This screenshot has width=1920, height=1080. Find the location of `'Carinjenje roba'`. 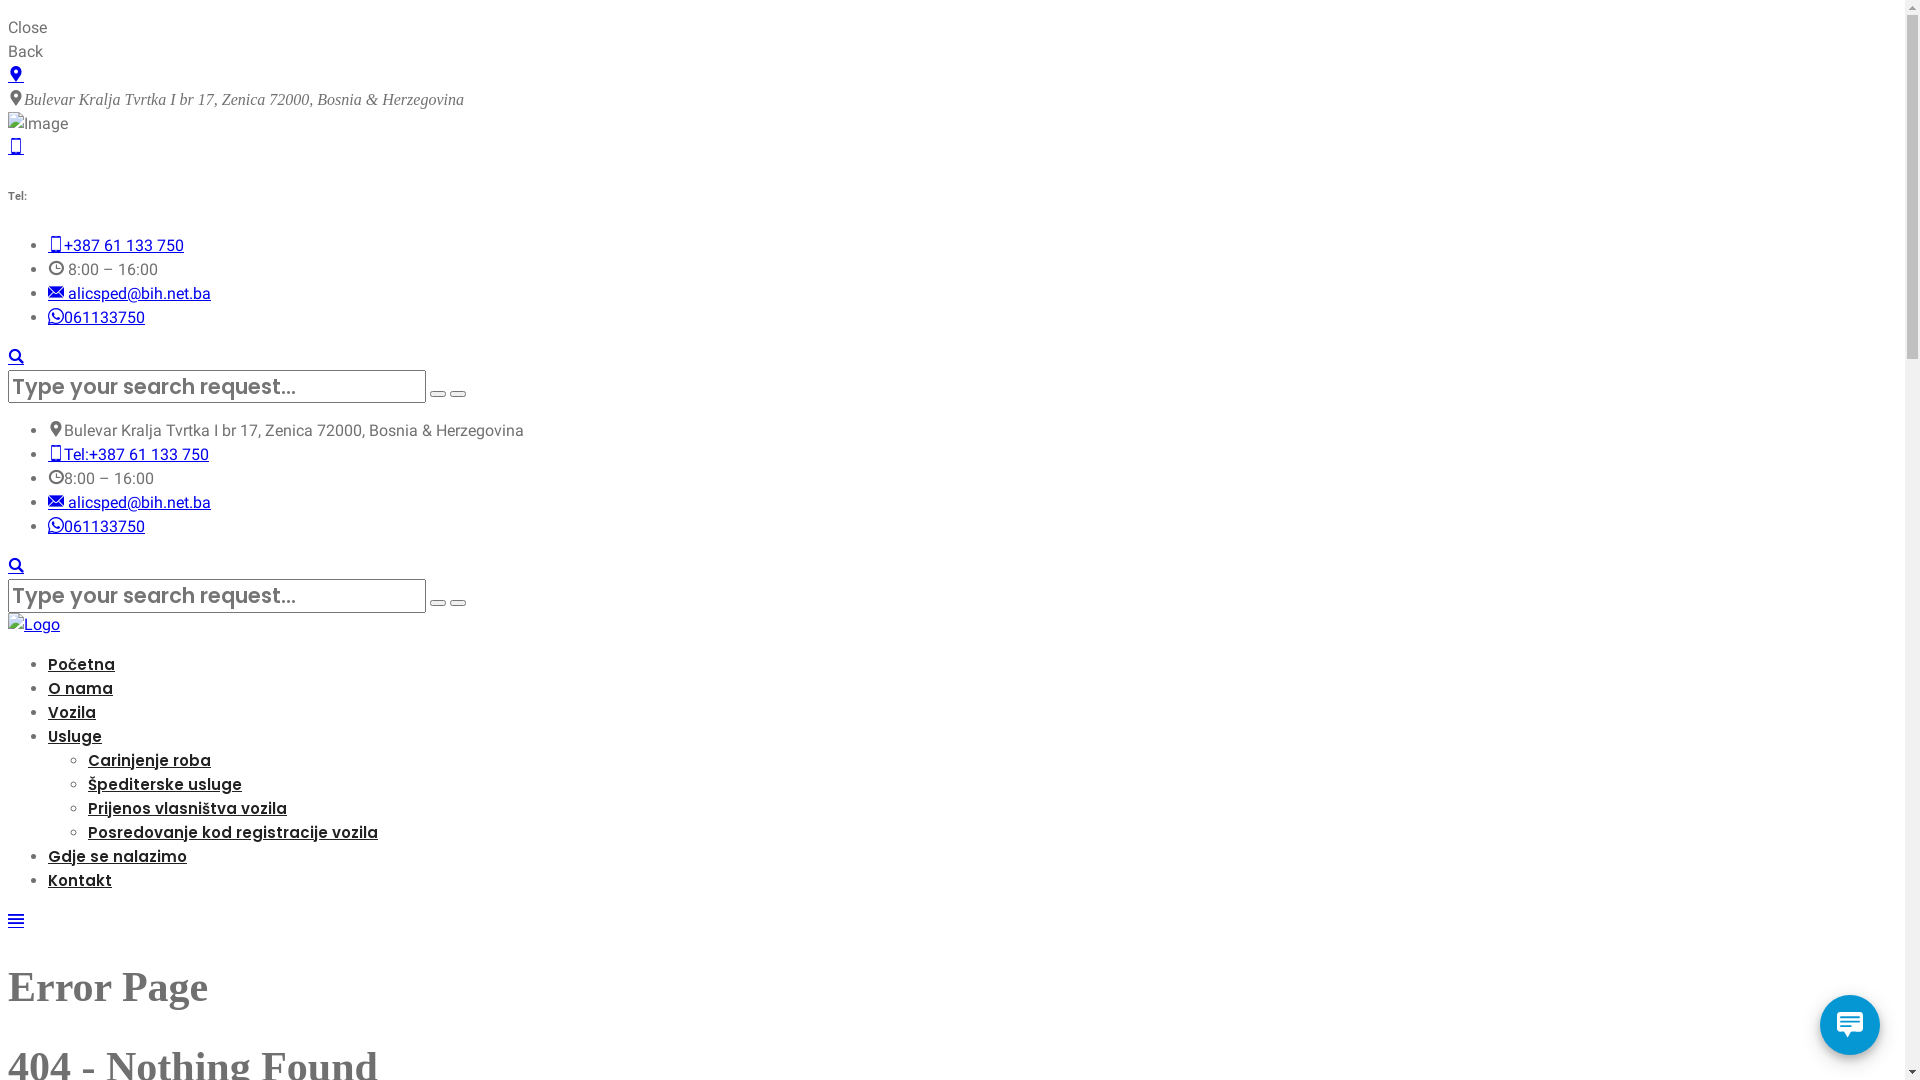

'Carinjenje roba' is located at coordinates (148, 760).